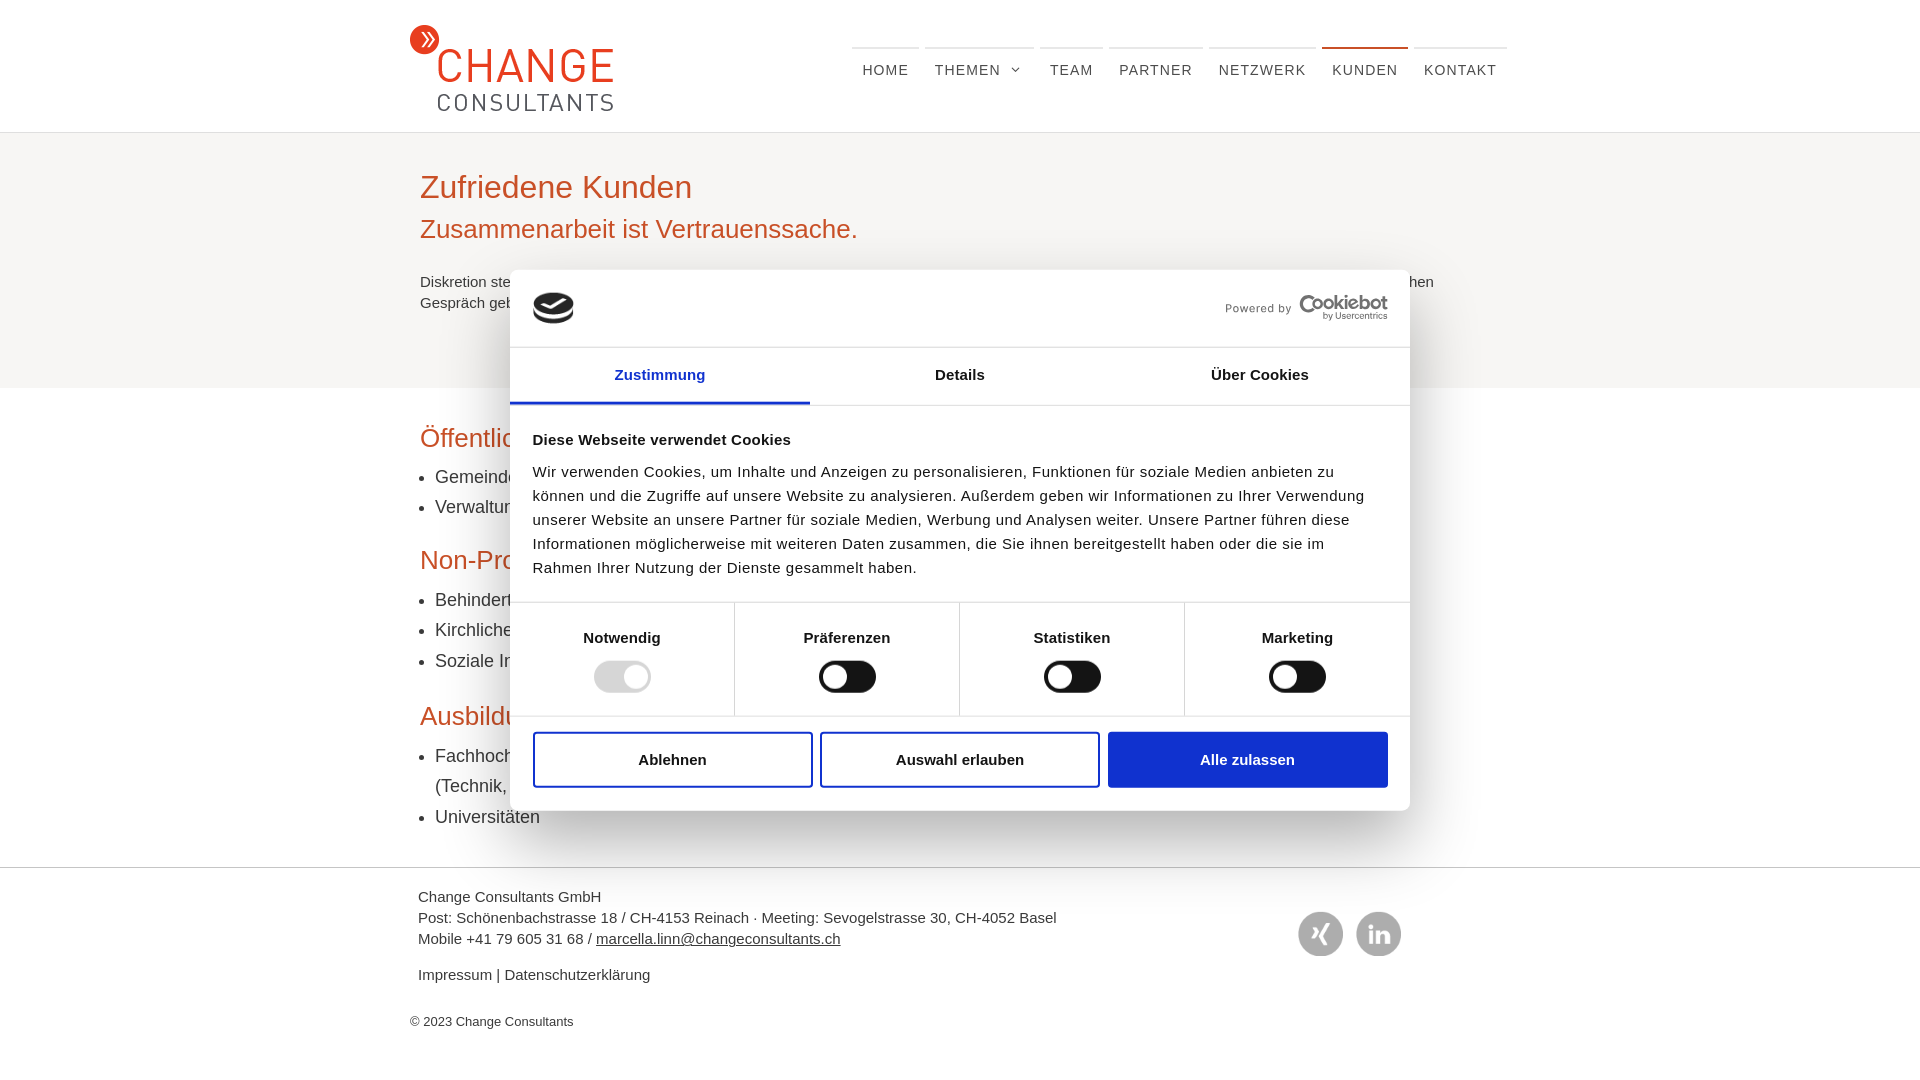 This screenshot has width=1920, height=1080. I want to click on 'KONTAKT', so click(1460, 68).